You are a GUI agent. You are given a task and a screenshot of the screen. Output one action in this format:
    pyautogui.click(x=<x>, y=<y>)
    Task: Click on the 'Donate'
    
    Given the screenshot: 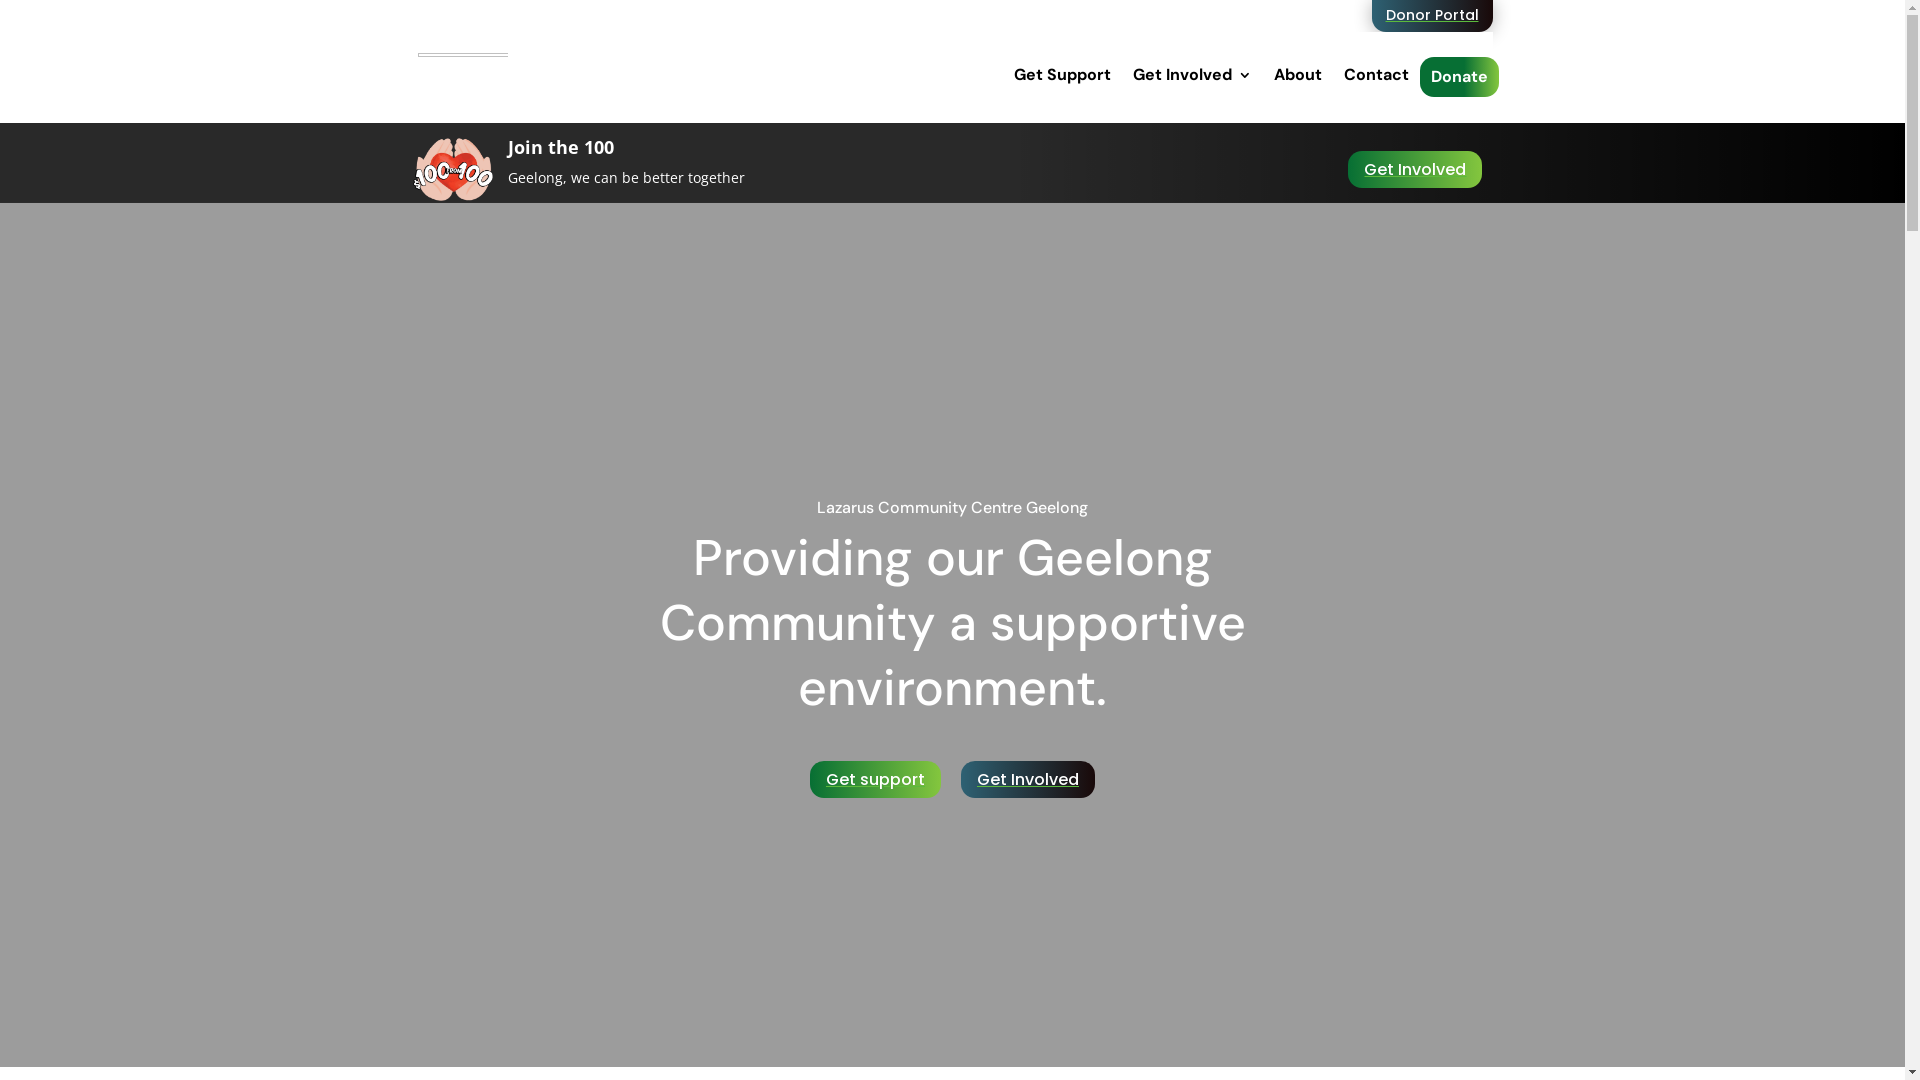 What is the action you would take?
    pyautogui.click(x=1429, y=76)
    